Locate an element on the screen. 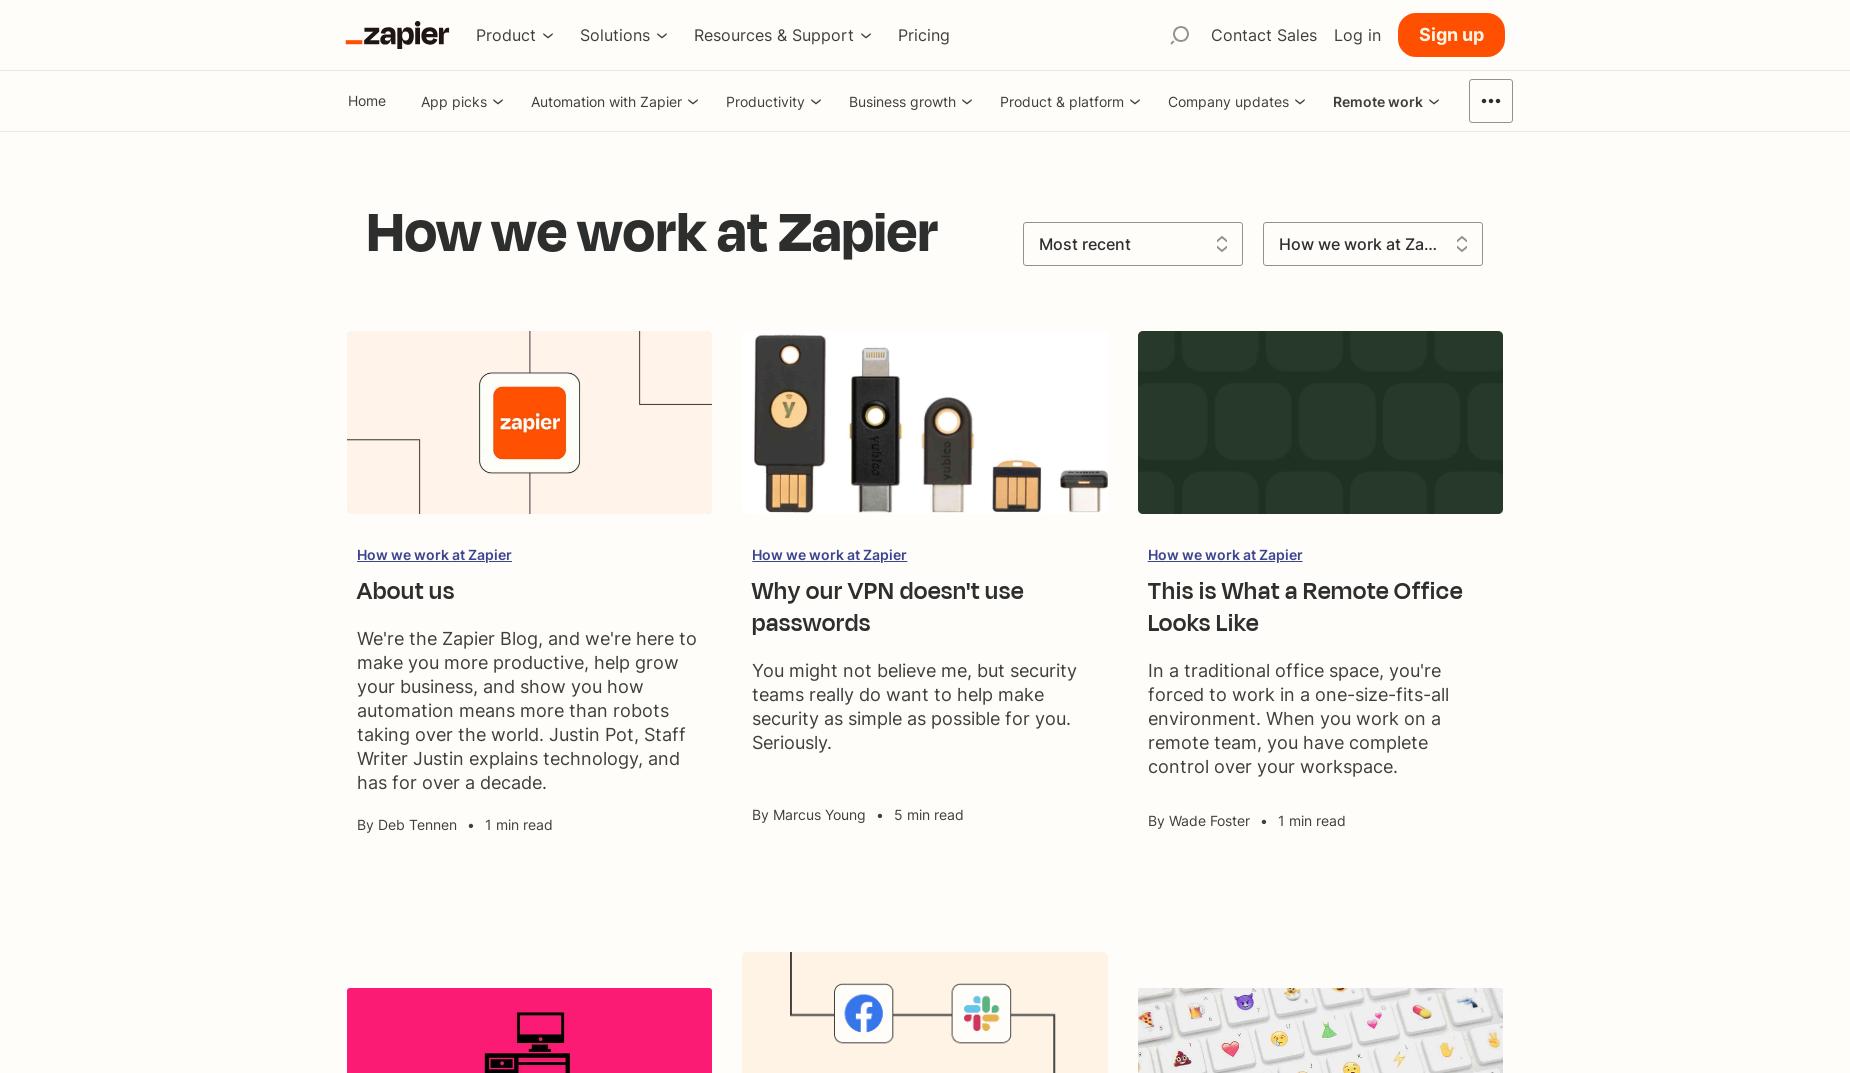  'Automation with Zapier' is located at coordinates (605, 100).